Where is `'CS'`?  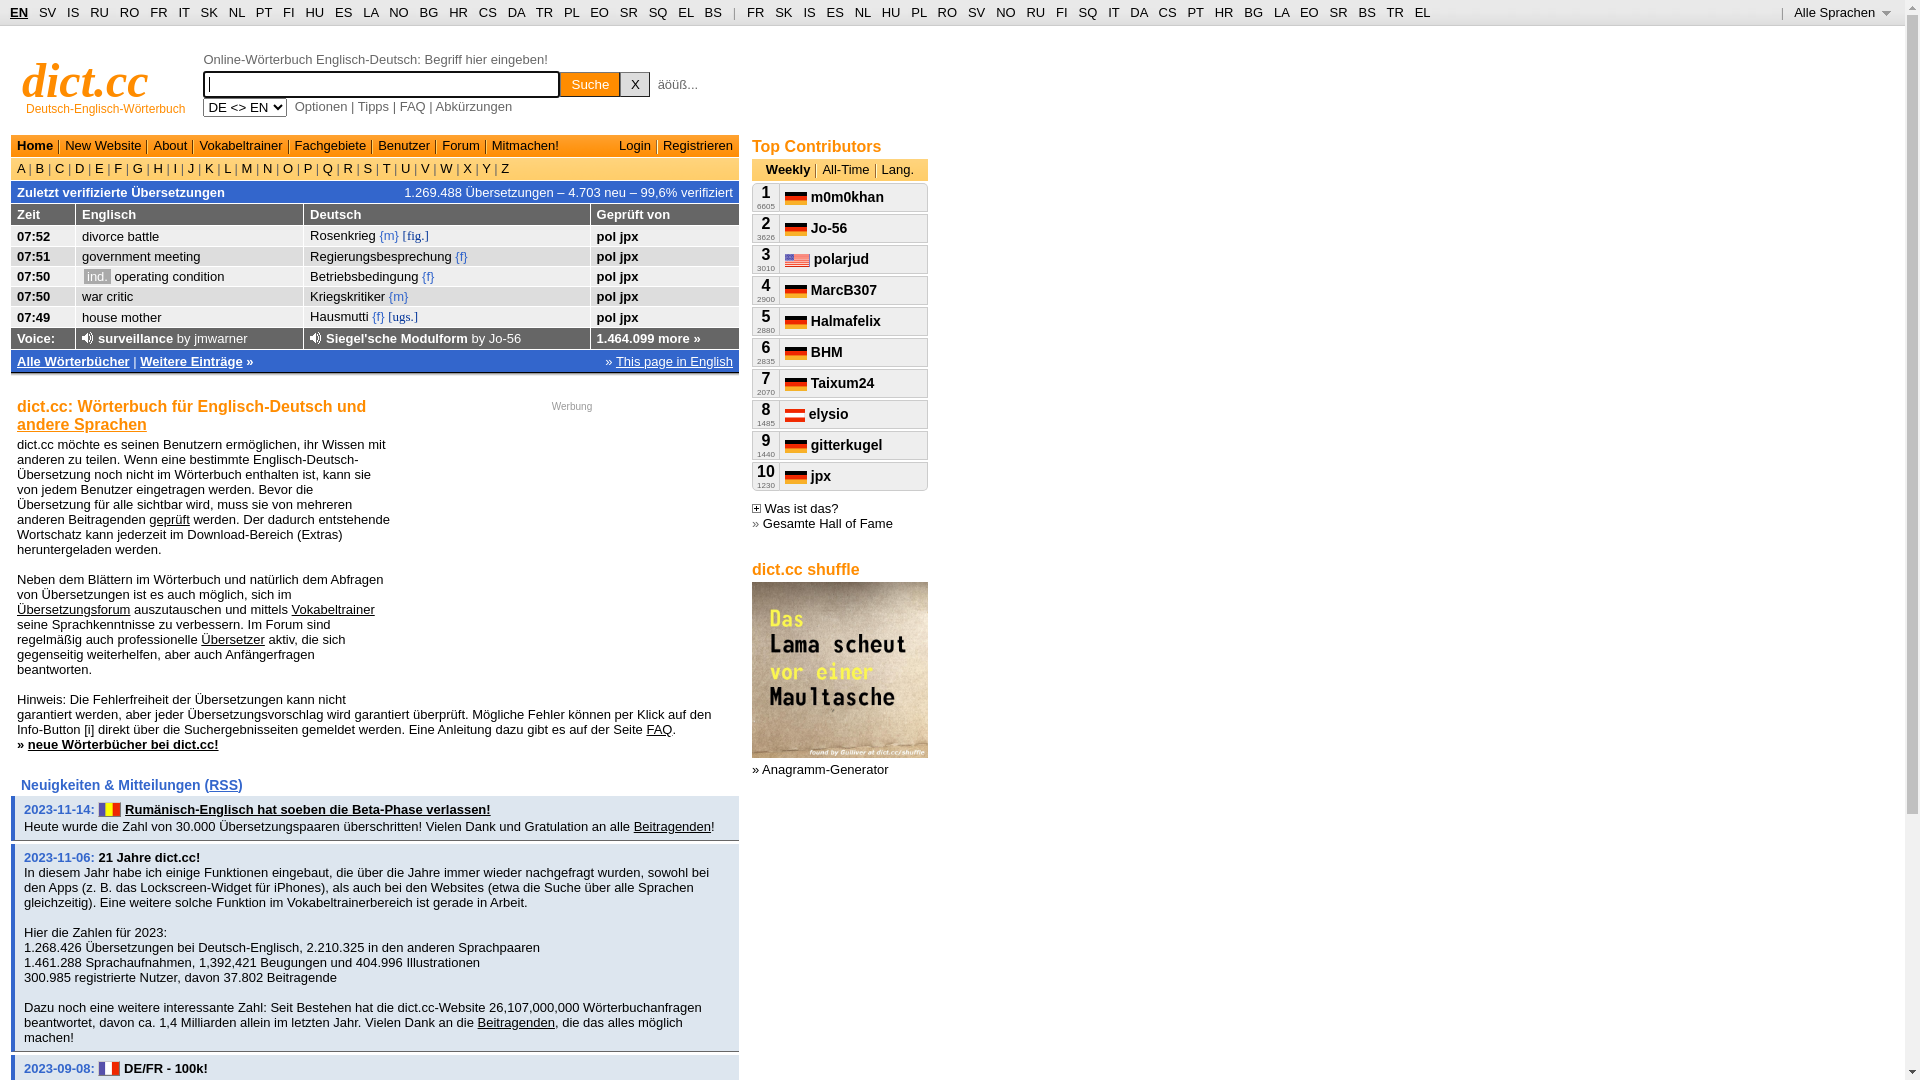
'CS' is located at coordinates (1166, 12).